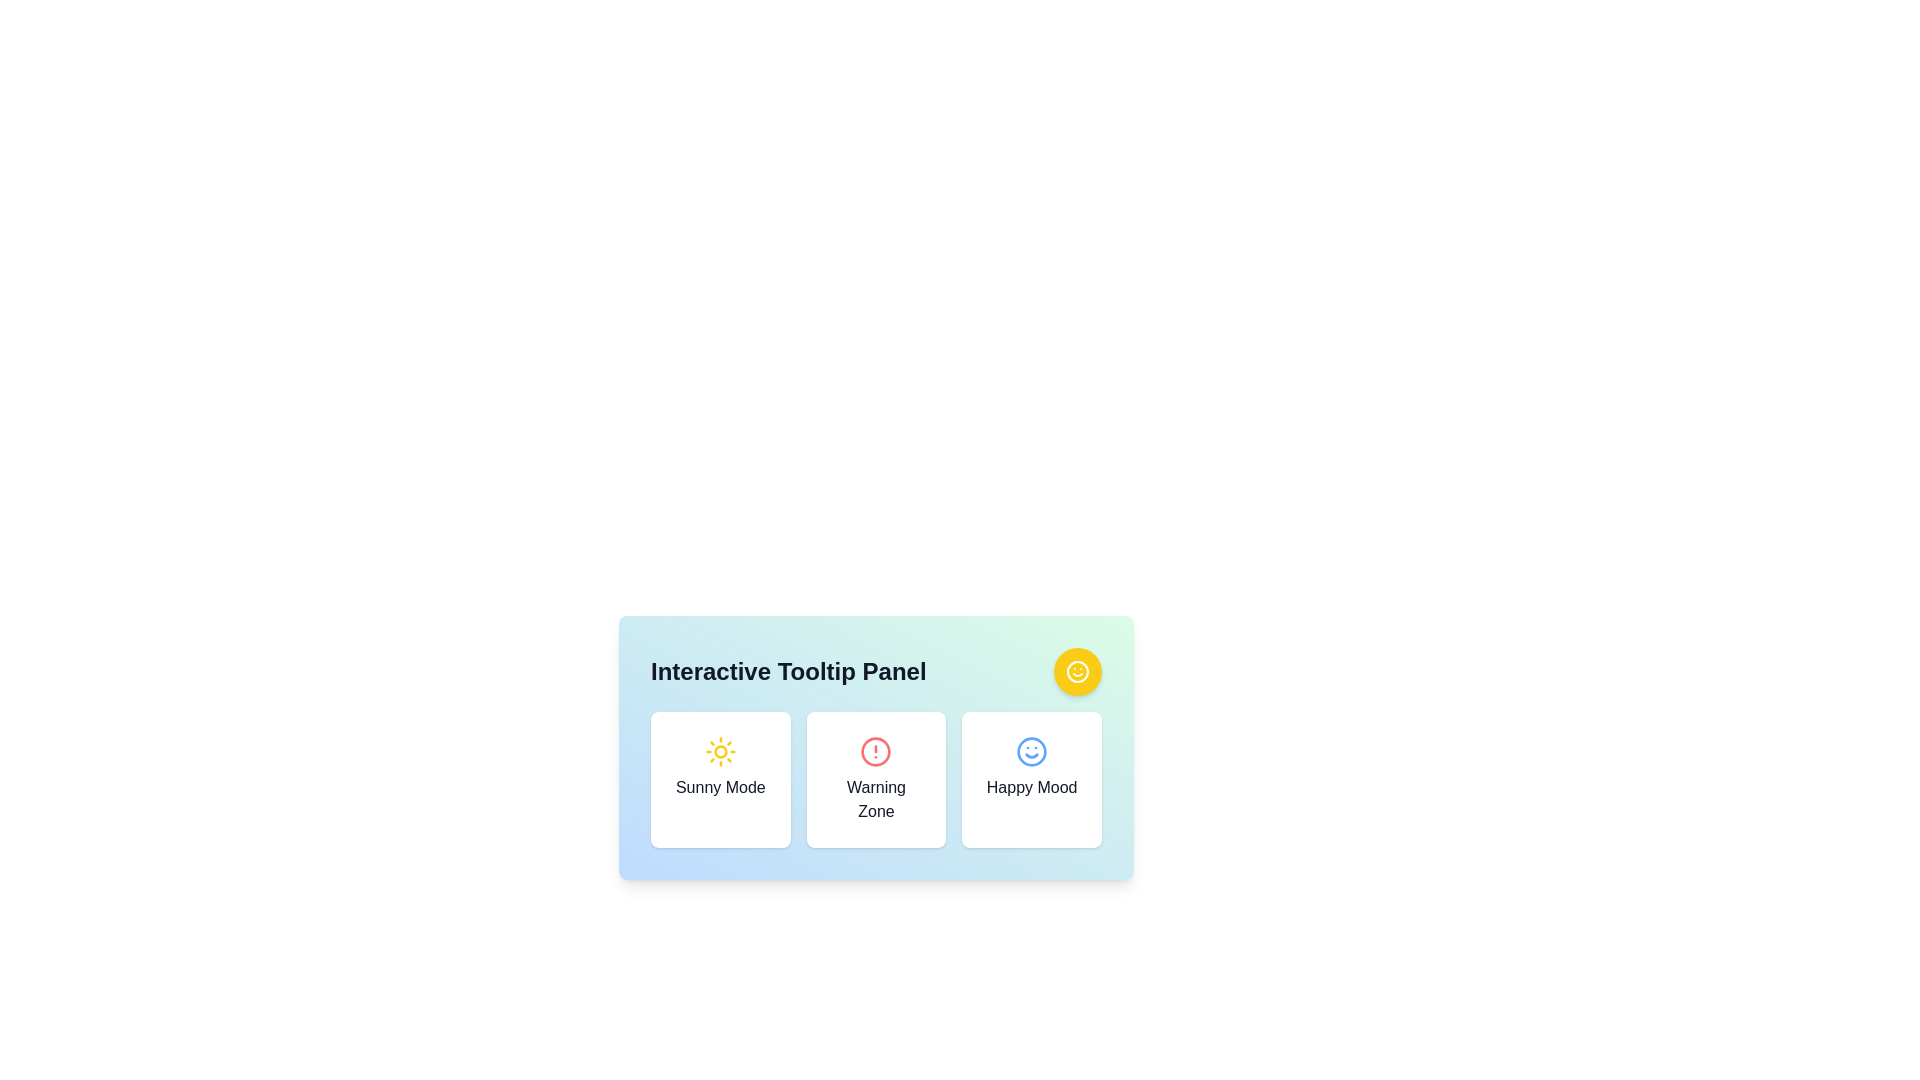 The image size is (1920, 1080). I want to click on the happy mood icon located at the top-right corner of the Interactive Tooltip Panel, so click(1077, 671).